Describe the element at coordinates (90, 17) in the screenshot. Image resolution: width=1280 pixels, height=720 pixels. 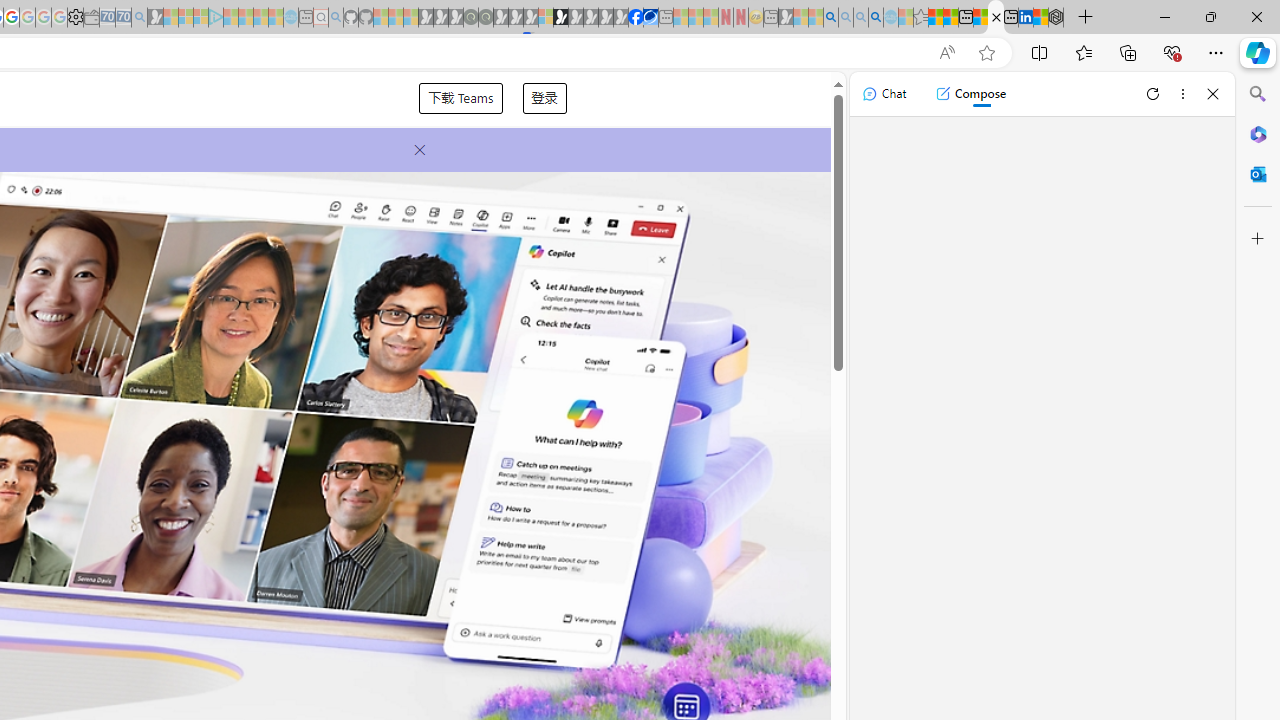
I see `'Wallet - Sleeping'` at that location.